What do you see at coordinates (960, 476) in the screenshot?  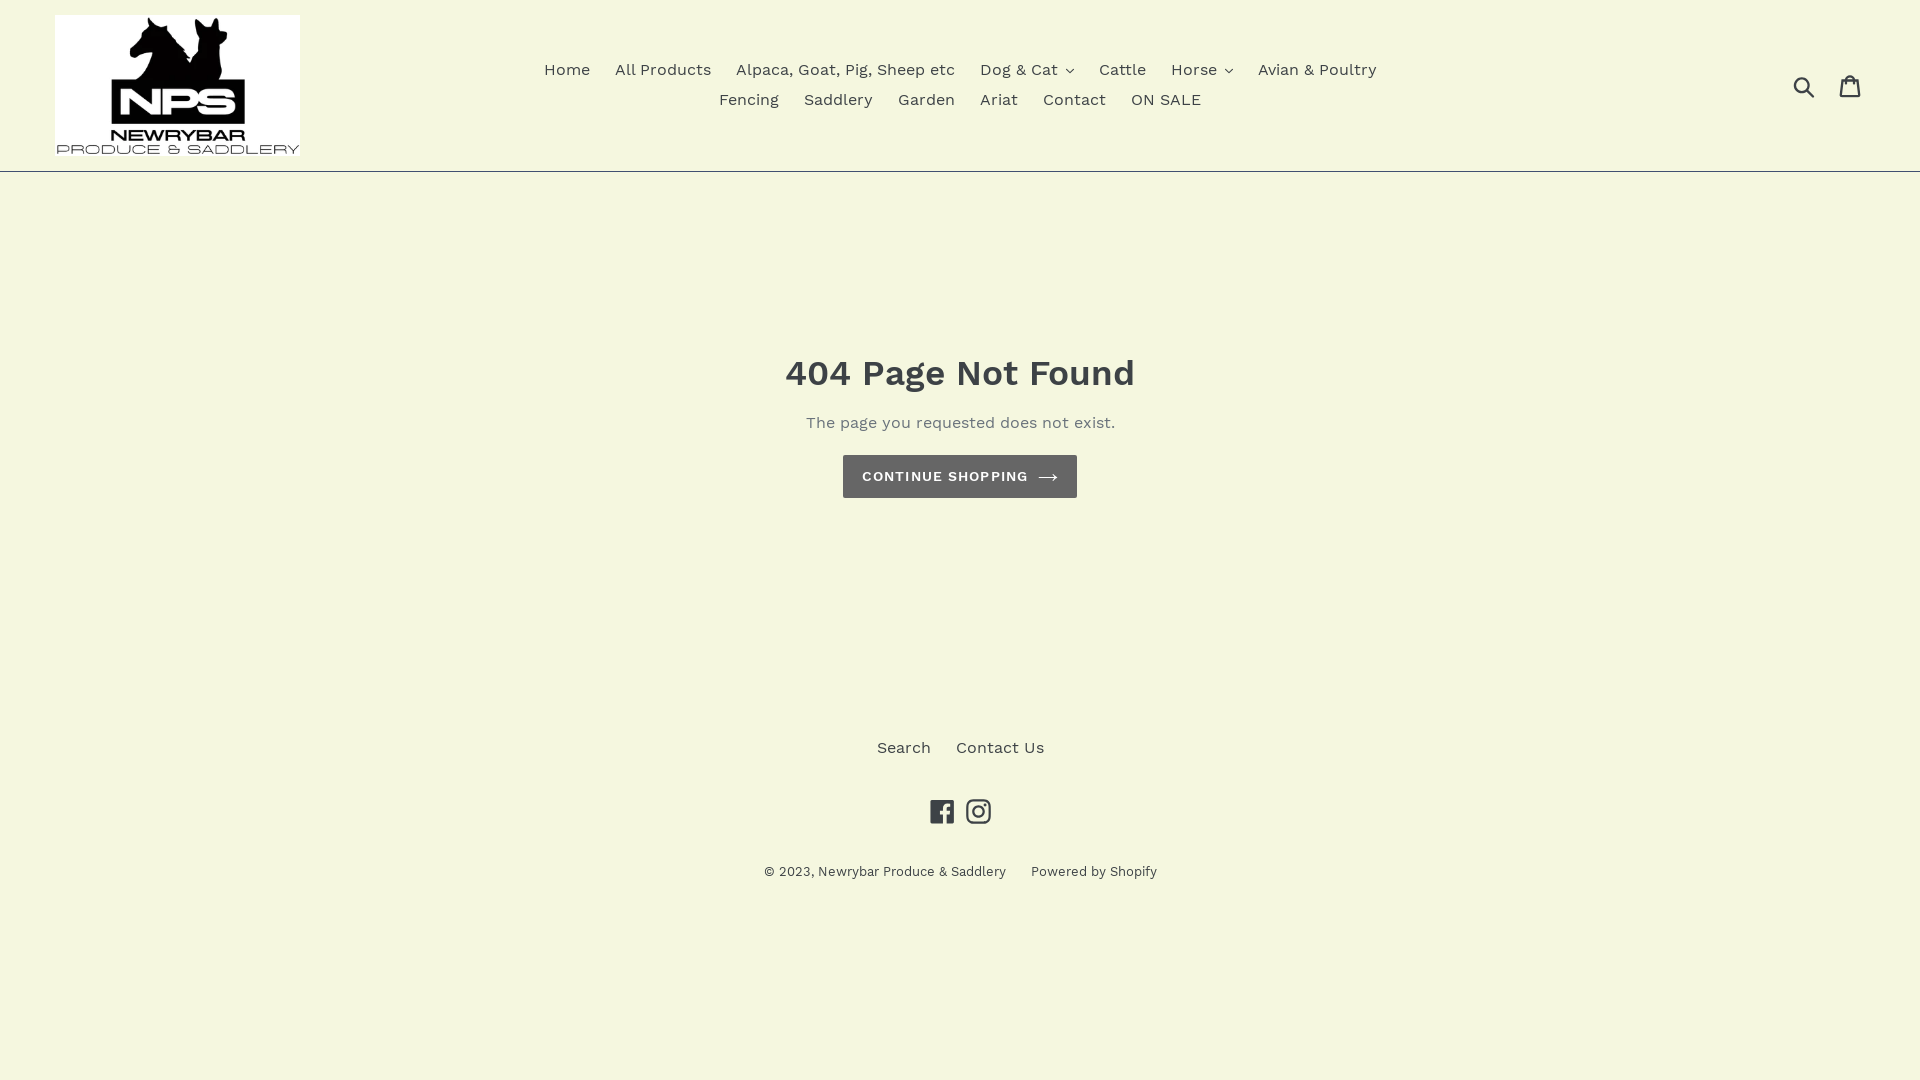 I see `'CONTINUE SHOPPING'` at bounding box center [960, 476].